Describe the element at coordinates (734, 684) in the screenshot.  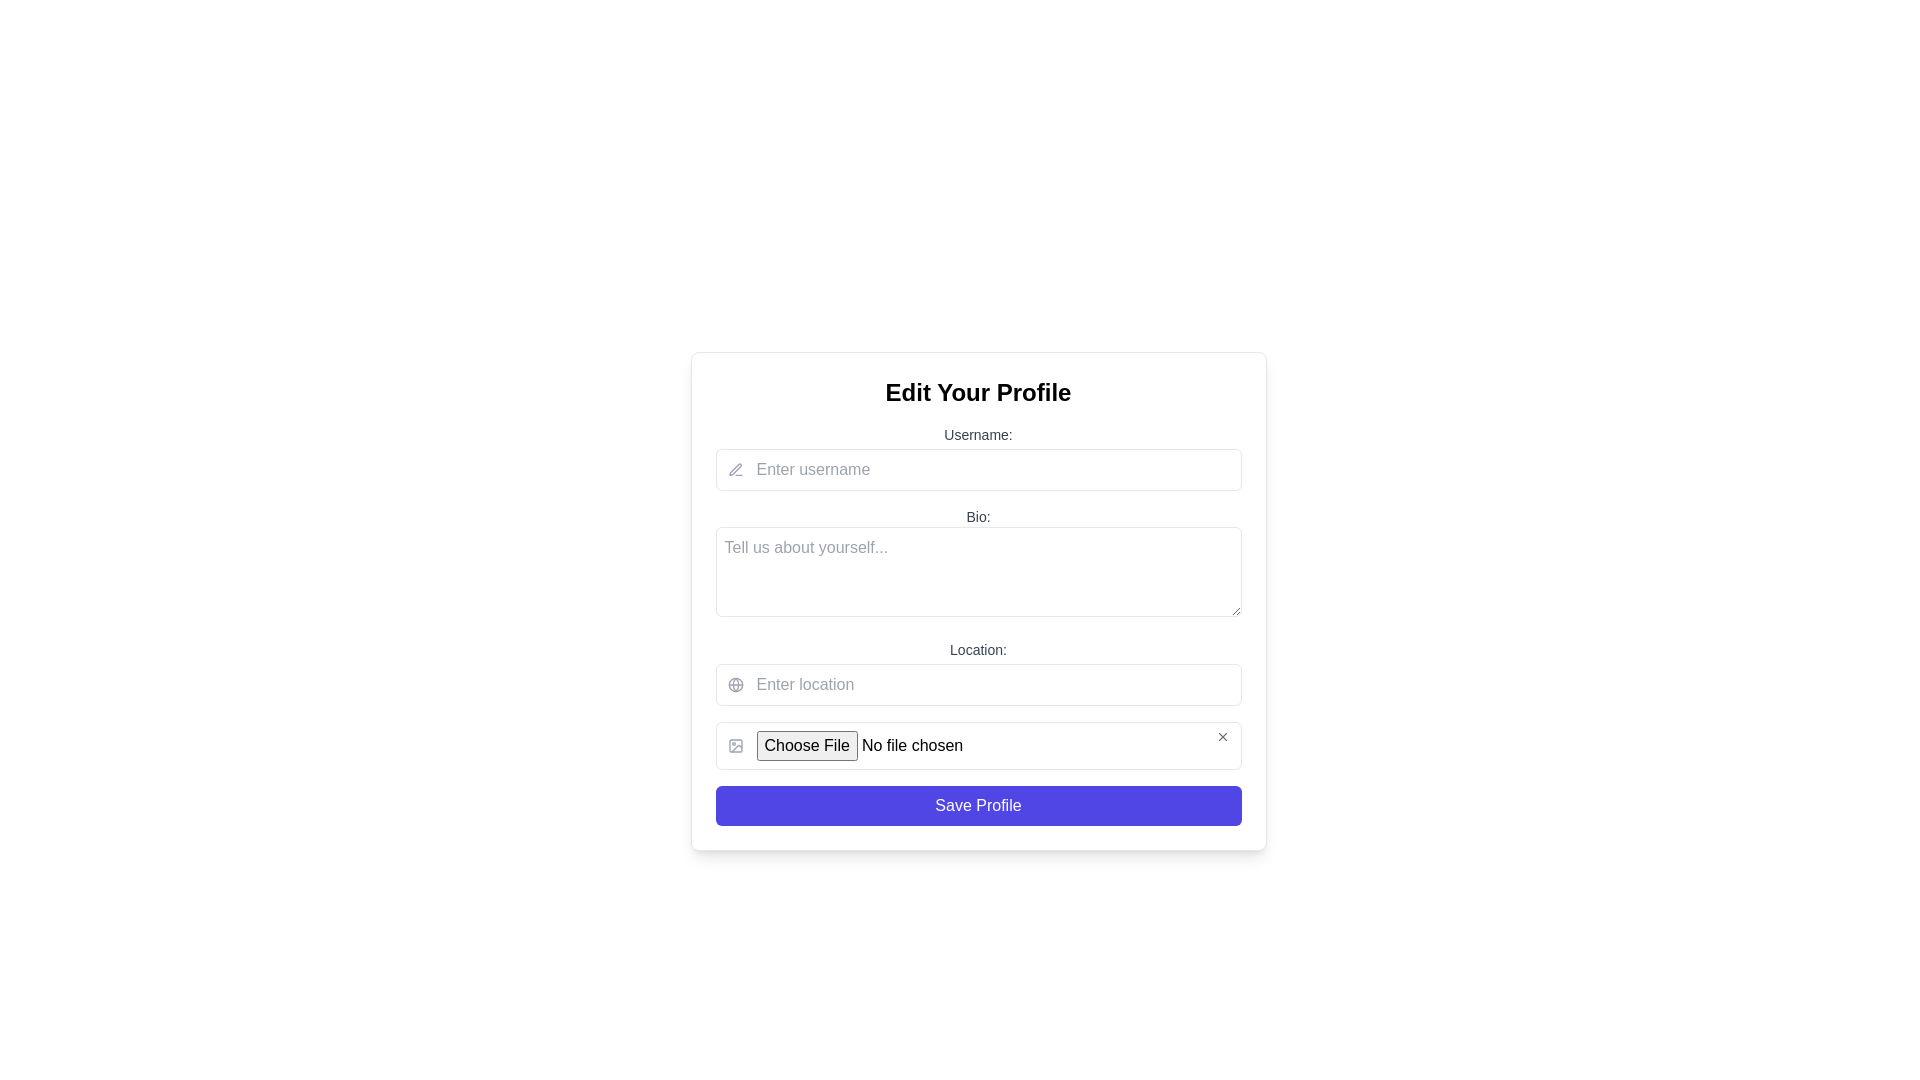
I see `the circular element representing the globe symbol within the SVG illustration, which is located to the left of the 'Enter location' input field` at that location.